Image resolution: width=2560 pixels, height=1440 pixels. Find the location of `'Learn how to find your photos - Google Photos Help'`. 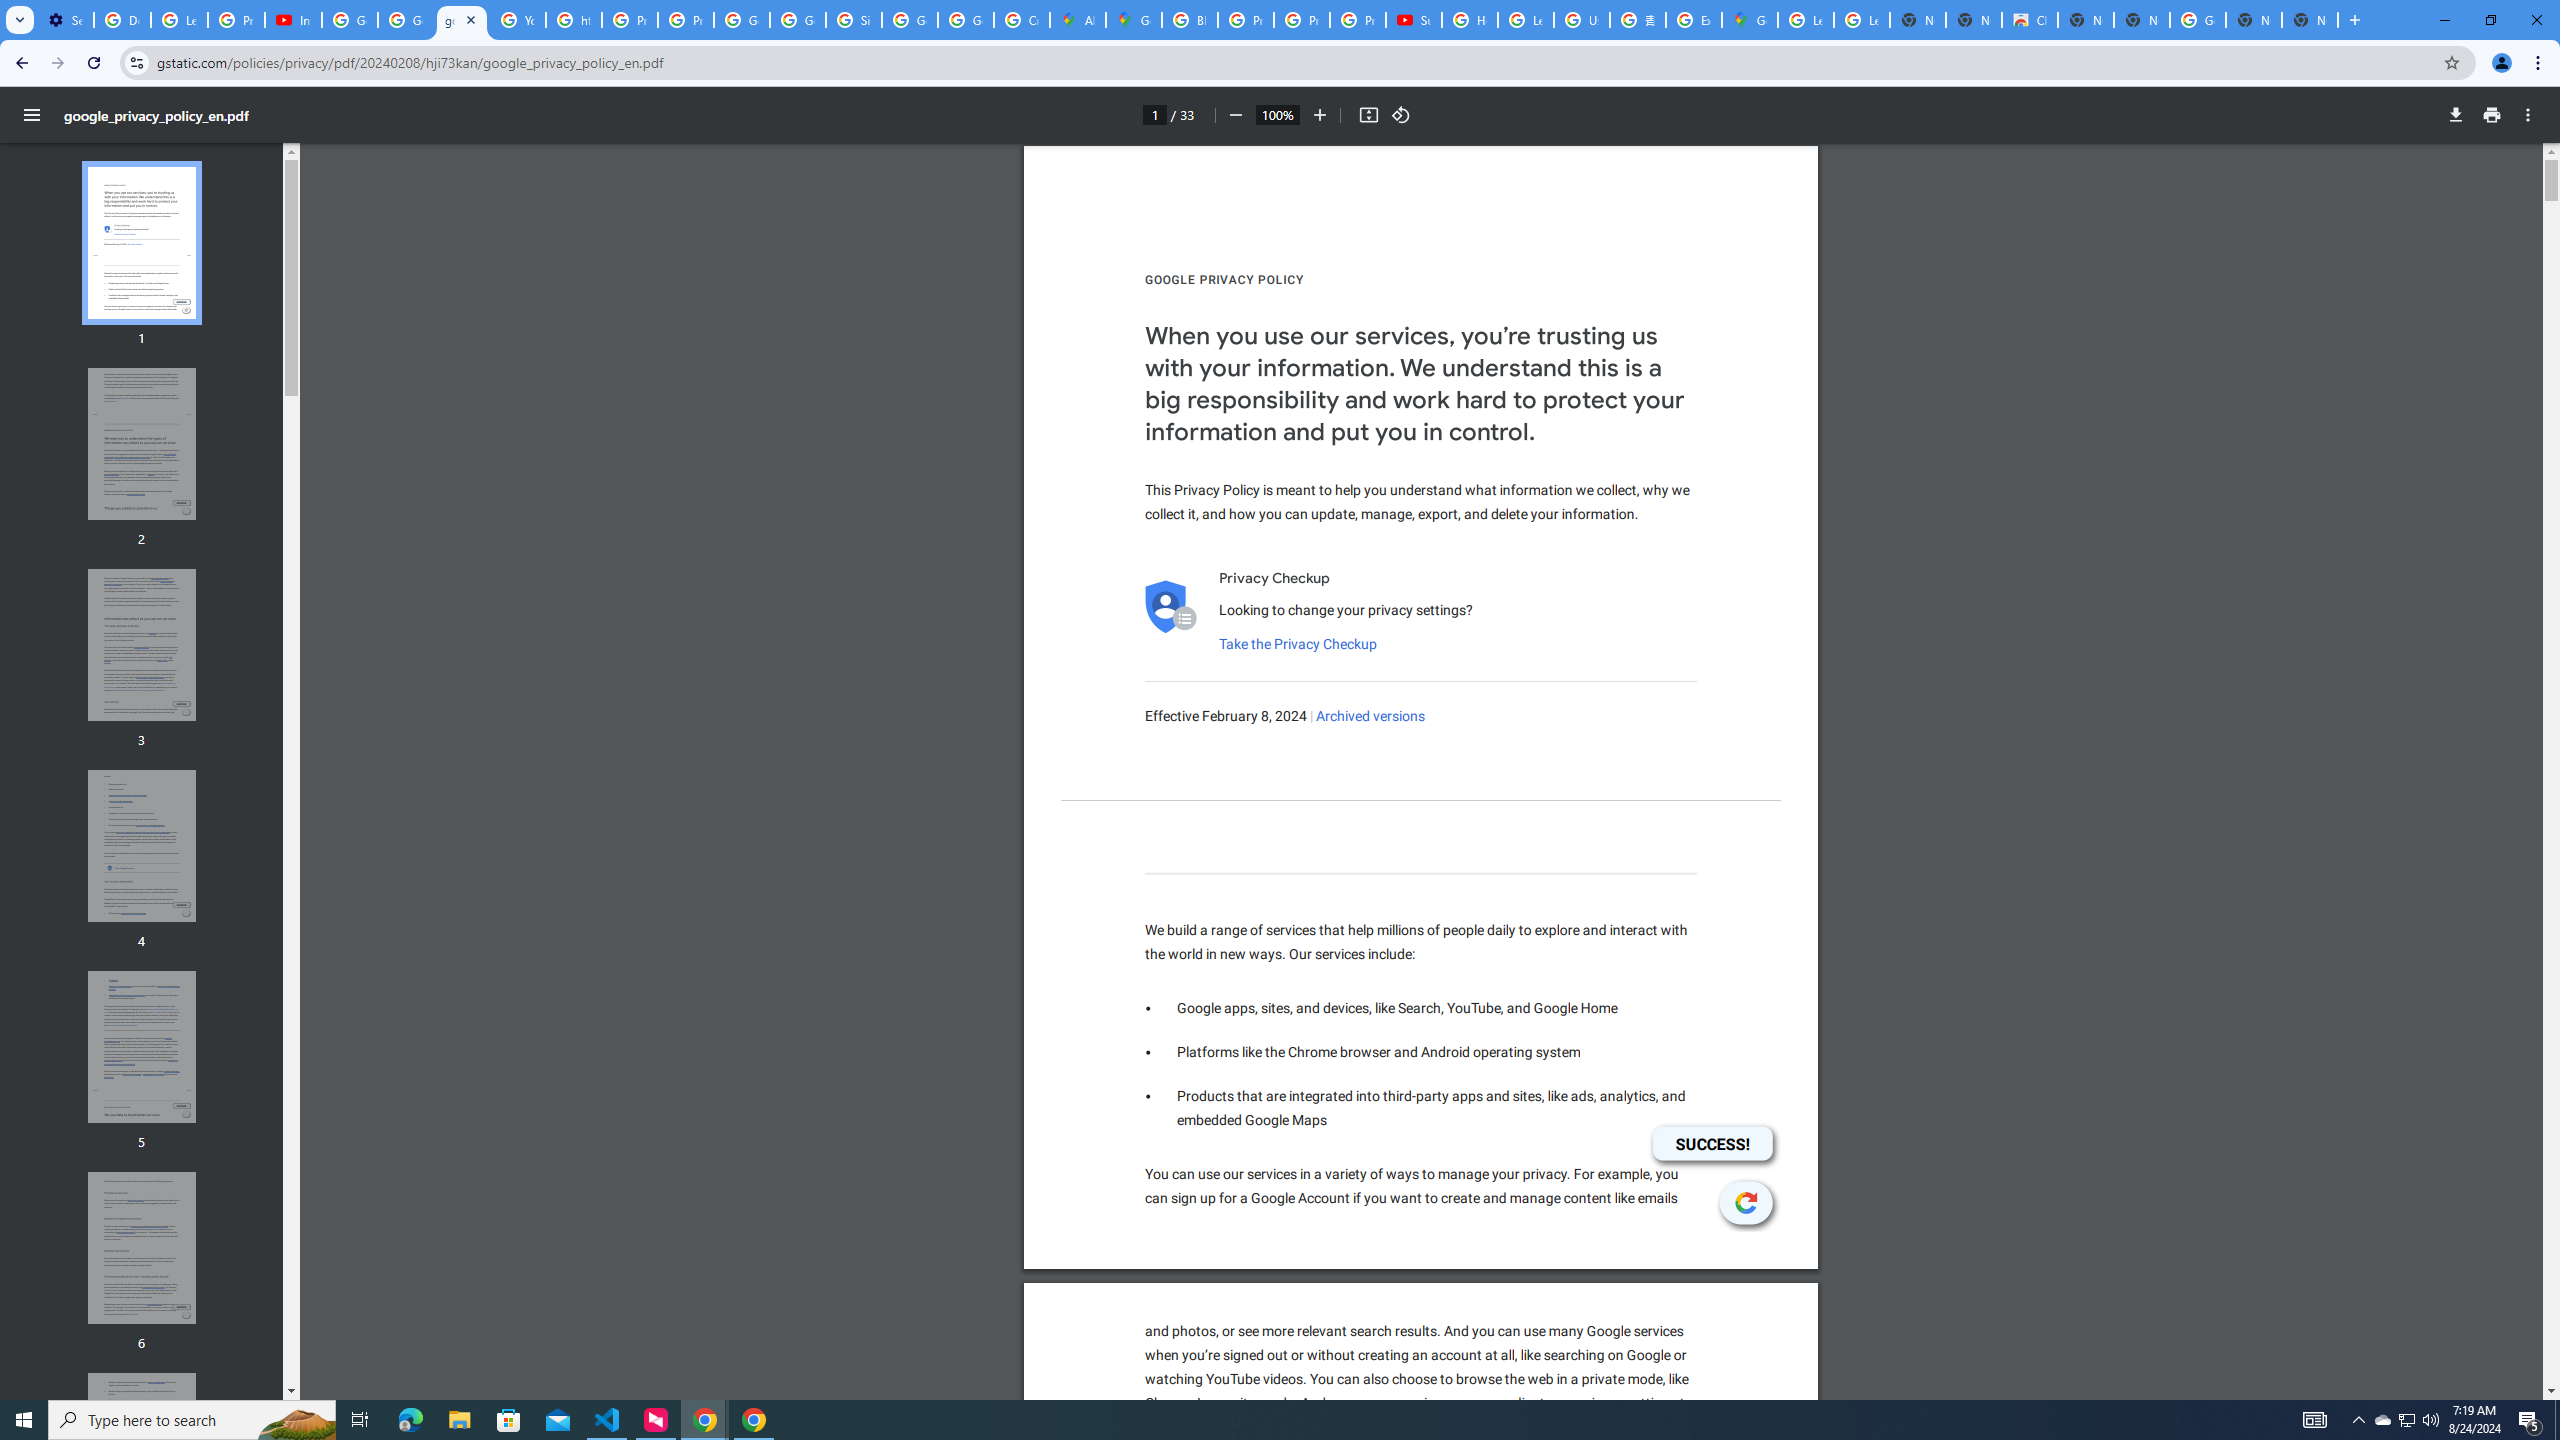

'Learn how to find your photos - Google Photos Help' is located at coordinates (179, 19).